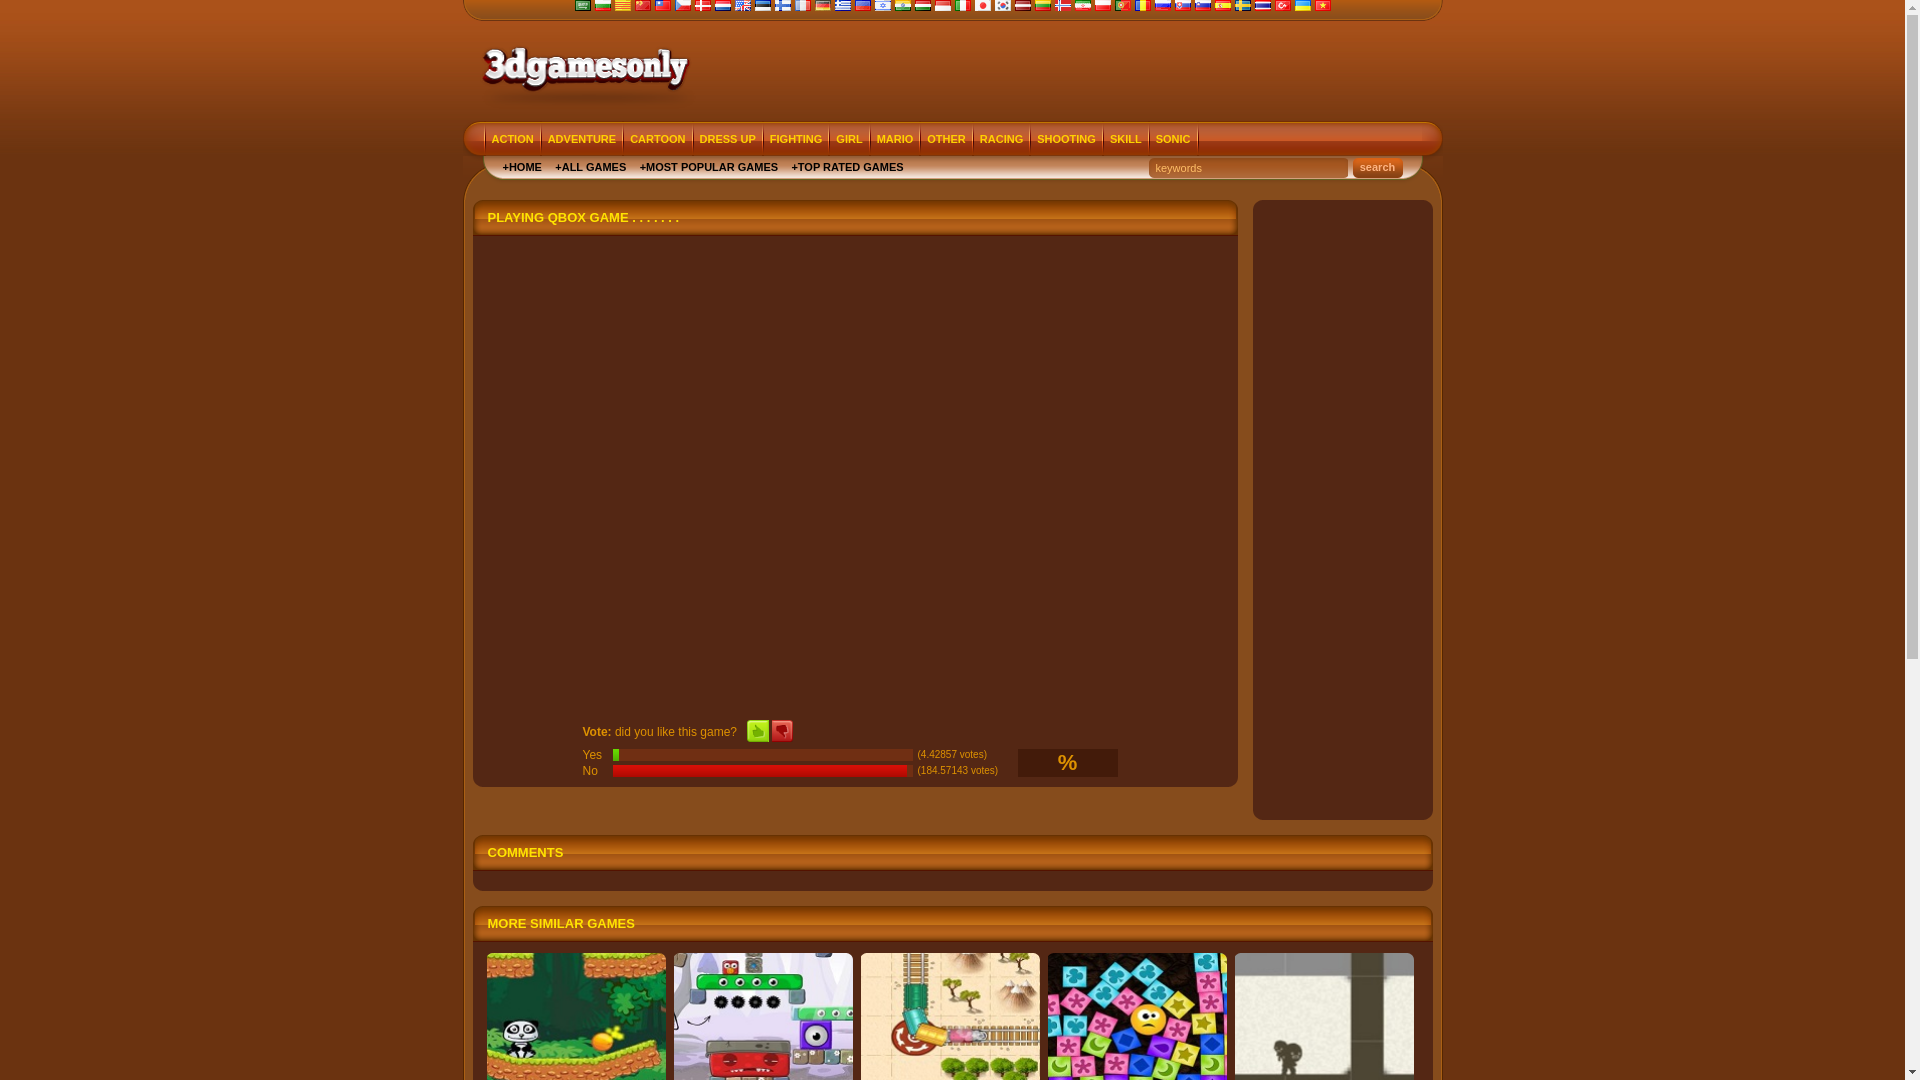 This screenshot has height=1080, width=1920. Describe the element at coordinates (1352, 167) in the screenshot. I see `'search'` at that location.